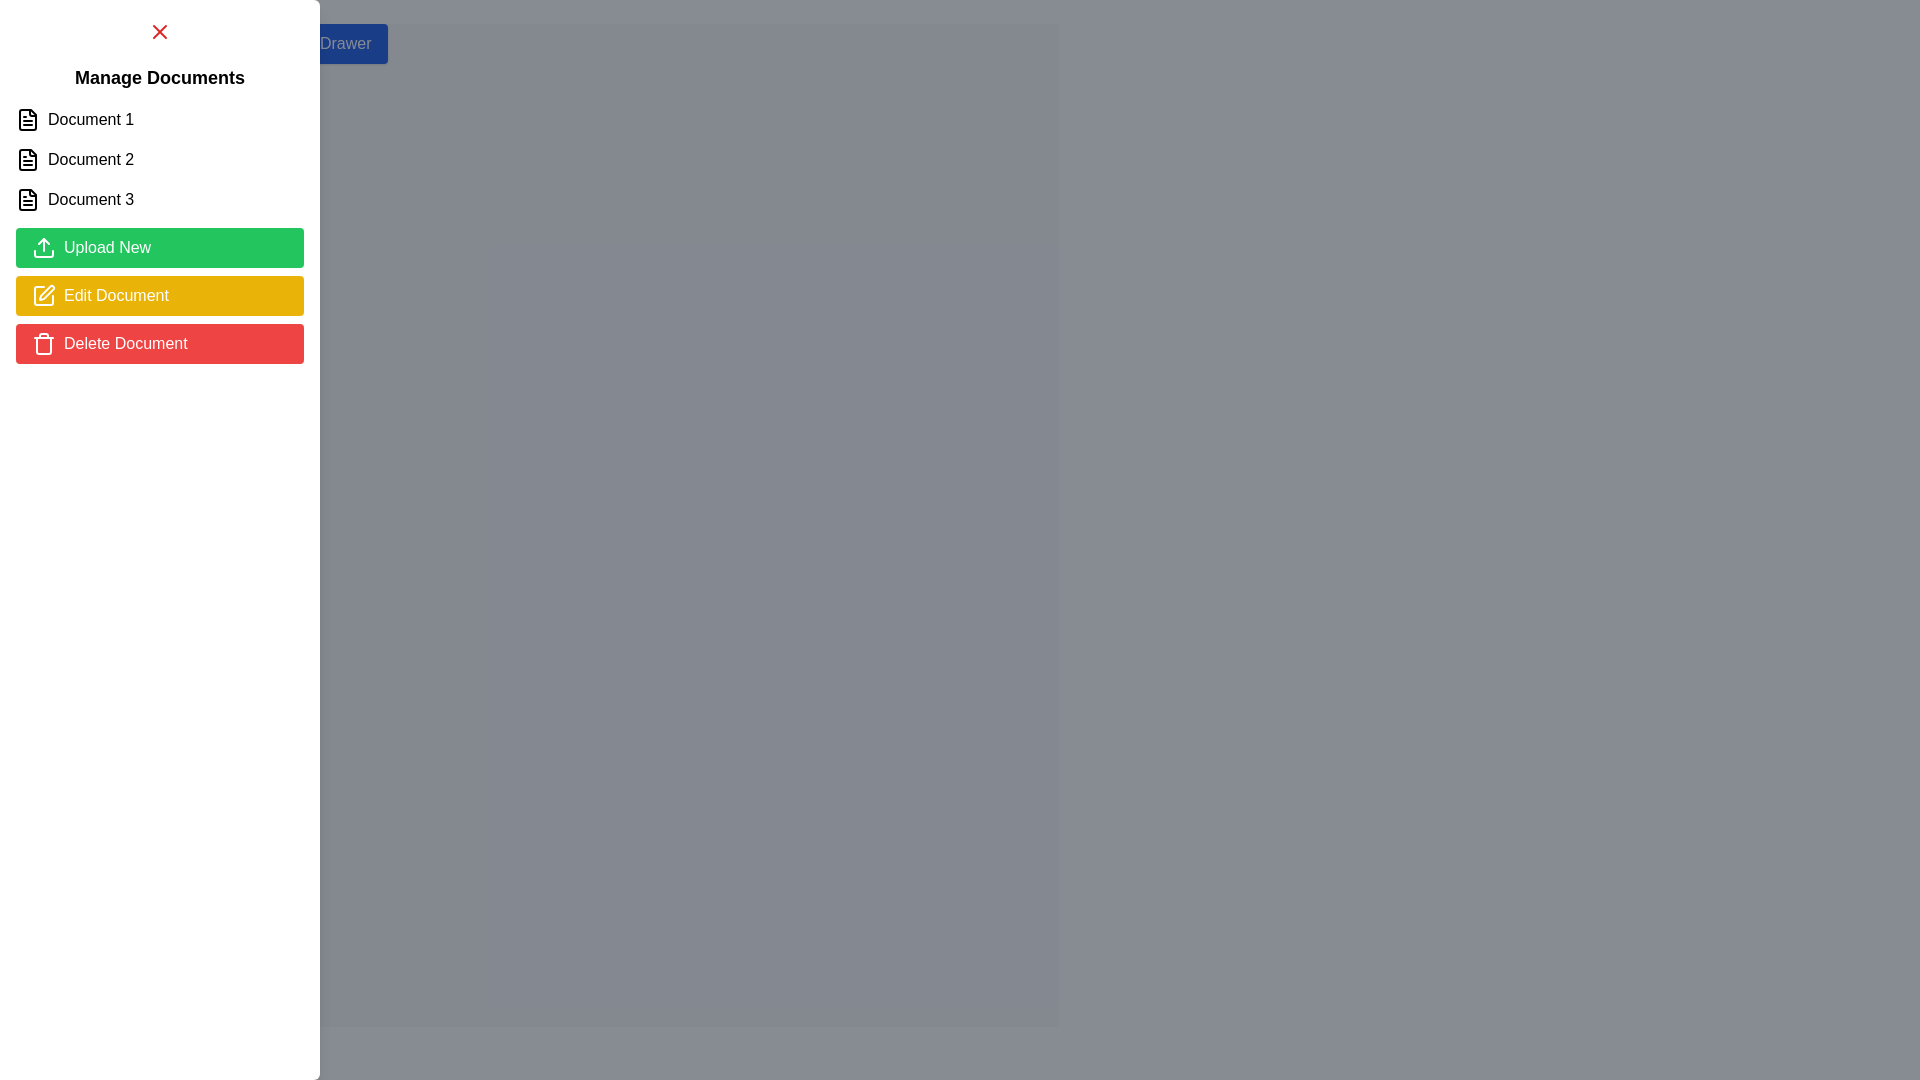 This screenshot has height=1080, width=1920. Describe the element at coordinates (158, 31) in the screenshot. I see `the close button located at the top-left corner of the white panel, to the left of the heading 'Manage Documents'` at that location.